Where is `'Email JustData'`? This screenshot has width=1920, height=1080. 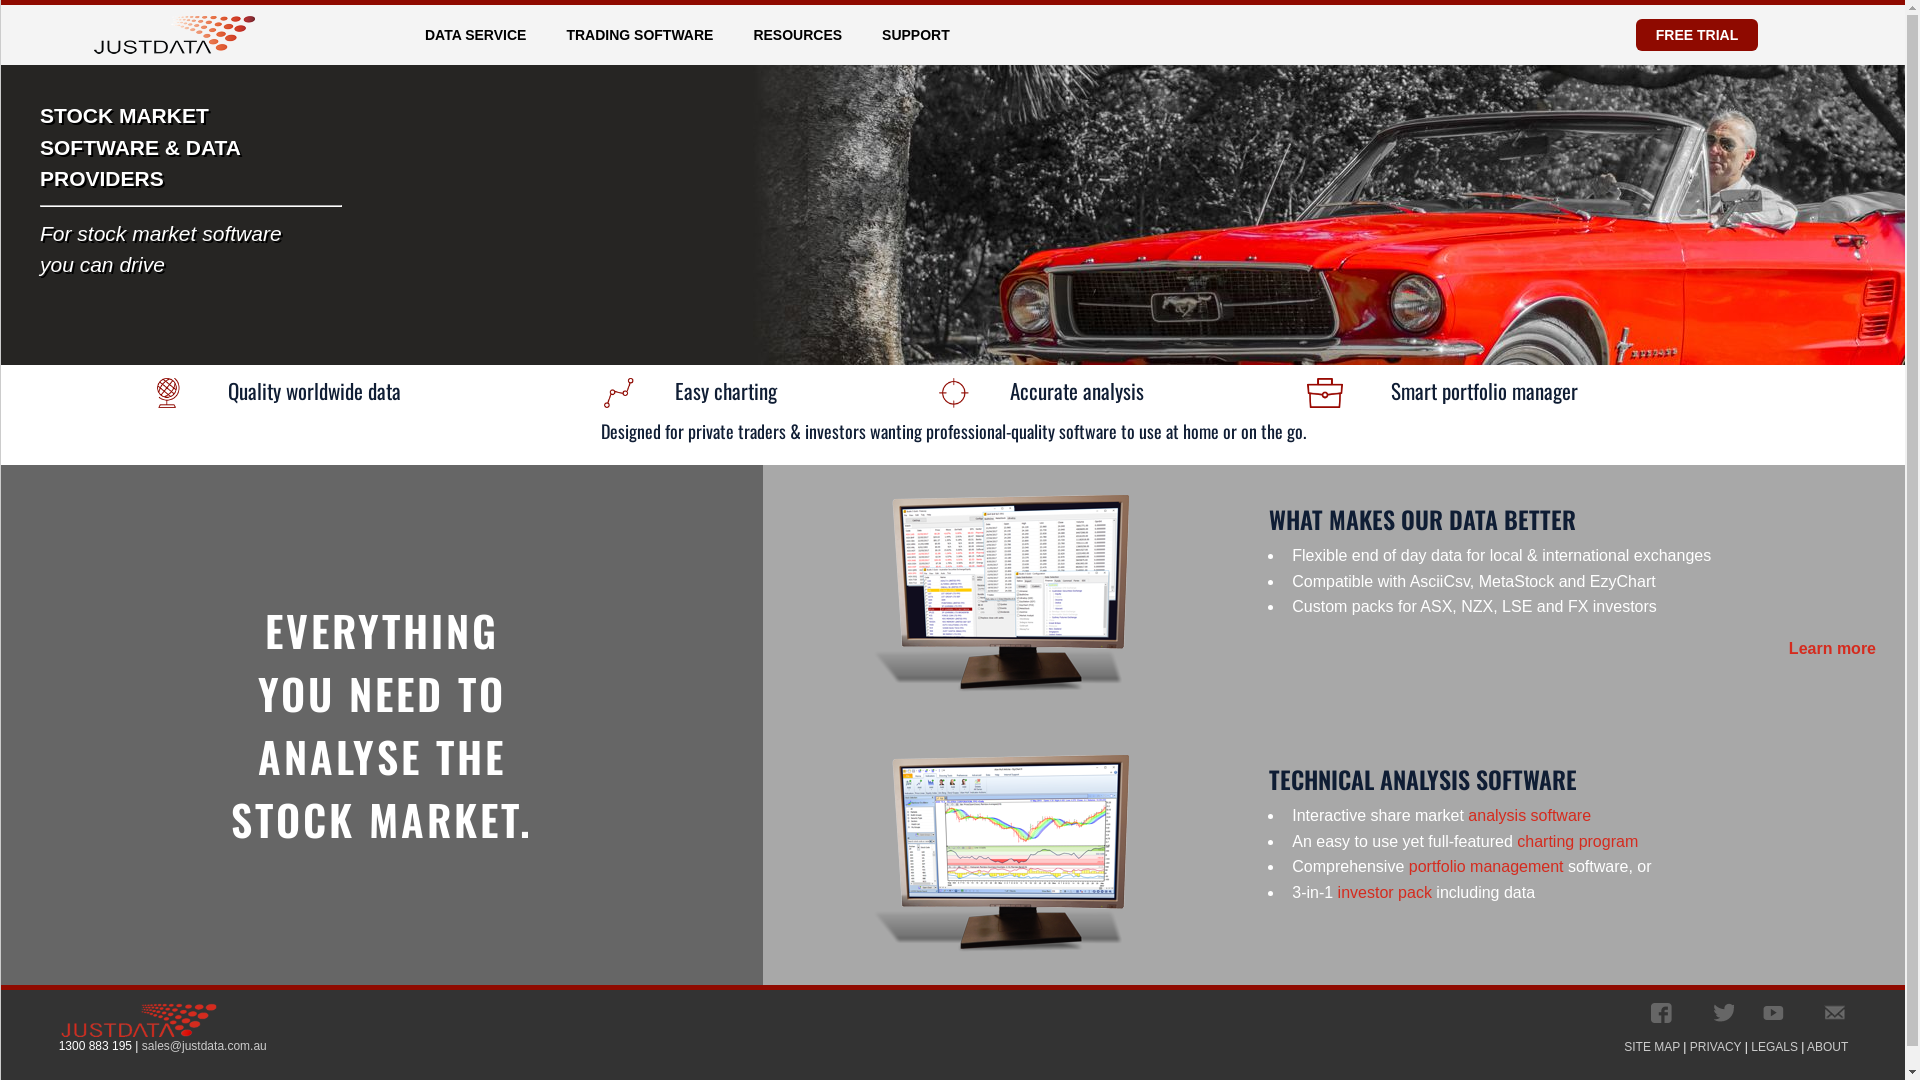
'Email JustData' is located at coordinates (1834, 1013).